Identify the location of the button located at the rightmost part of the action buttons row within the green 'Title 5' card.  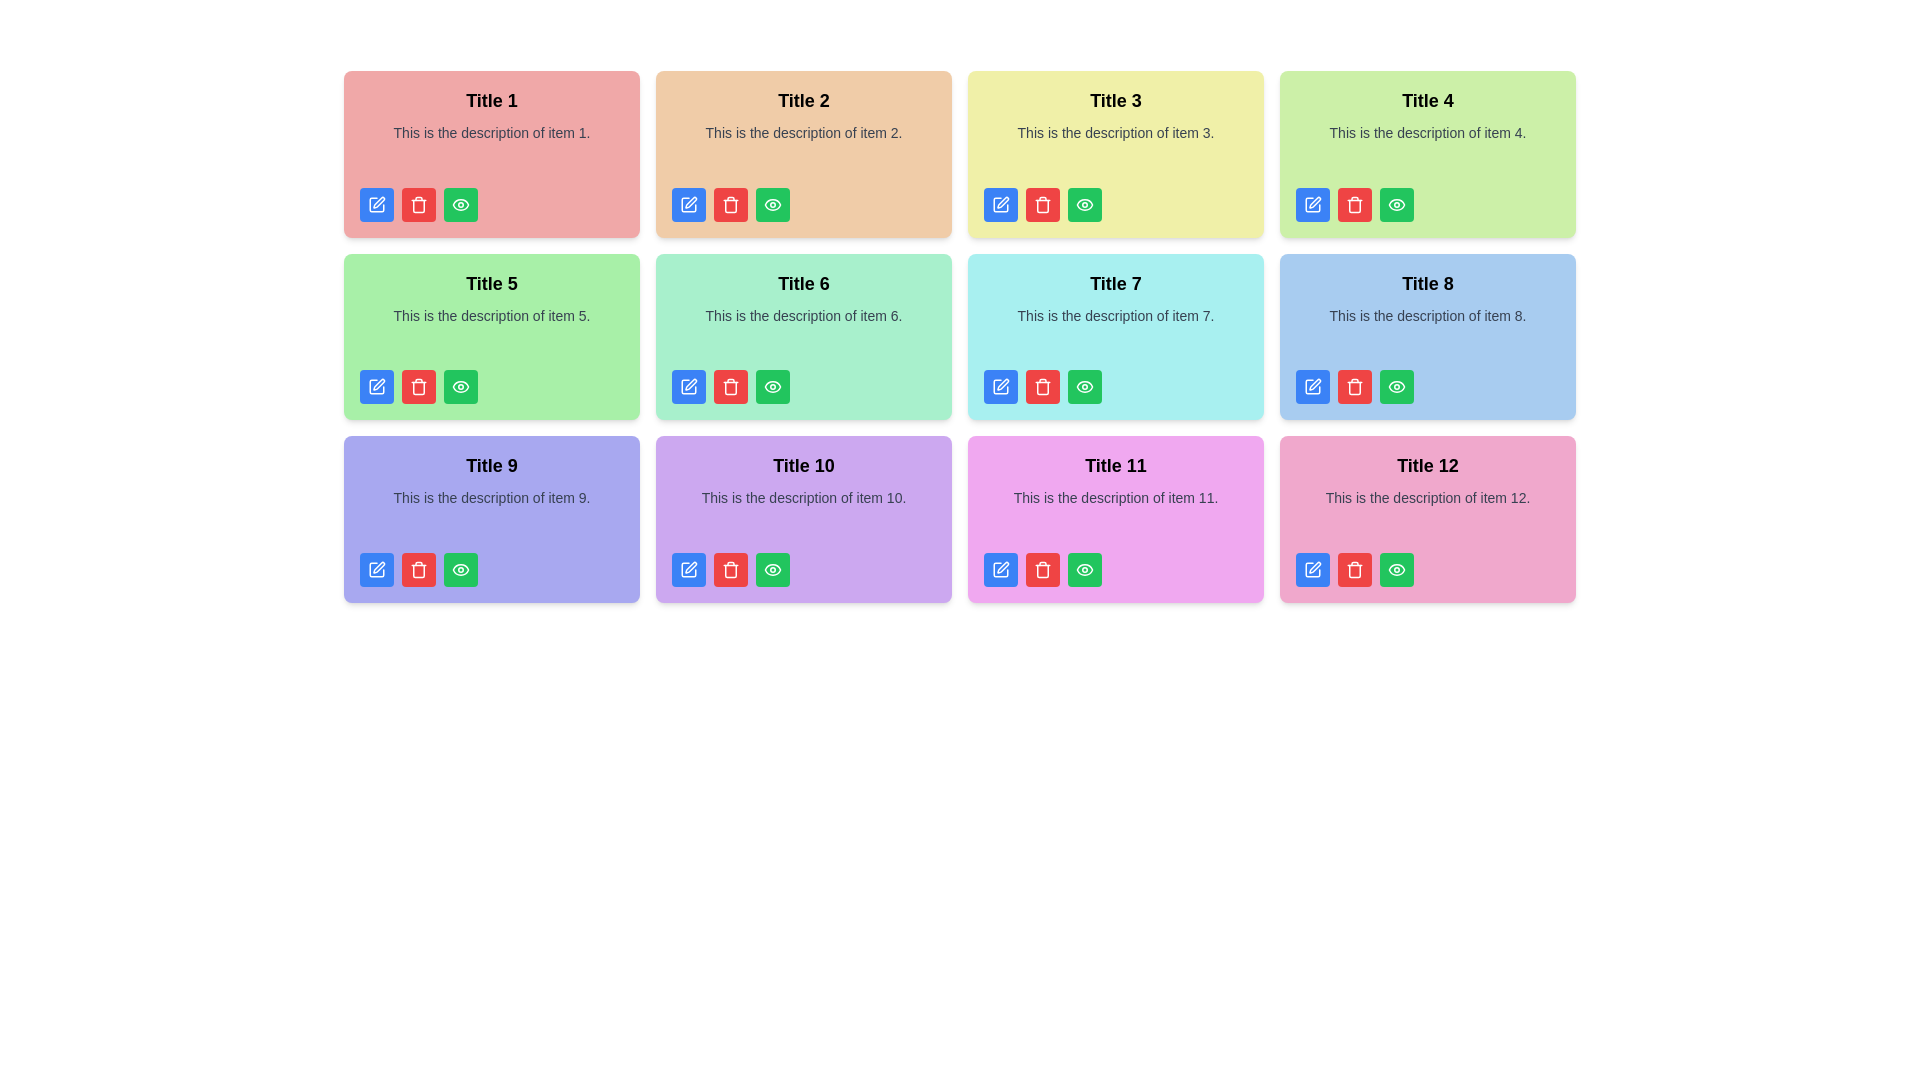
(459, 386).